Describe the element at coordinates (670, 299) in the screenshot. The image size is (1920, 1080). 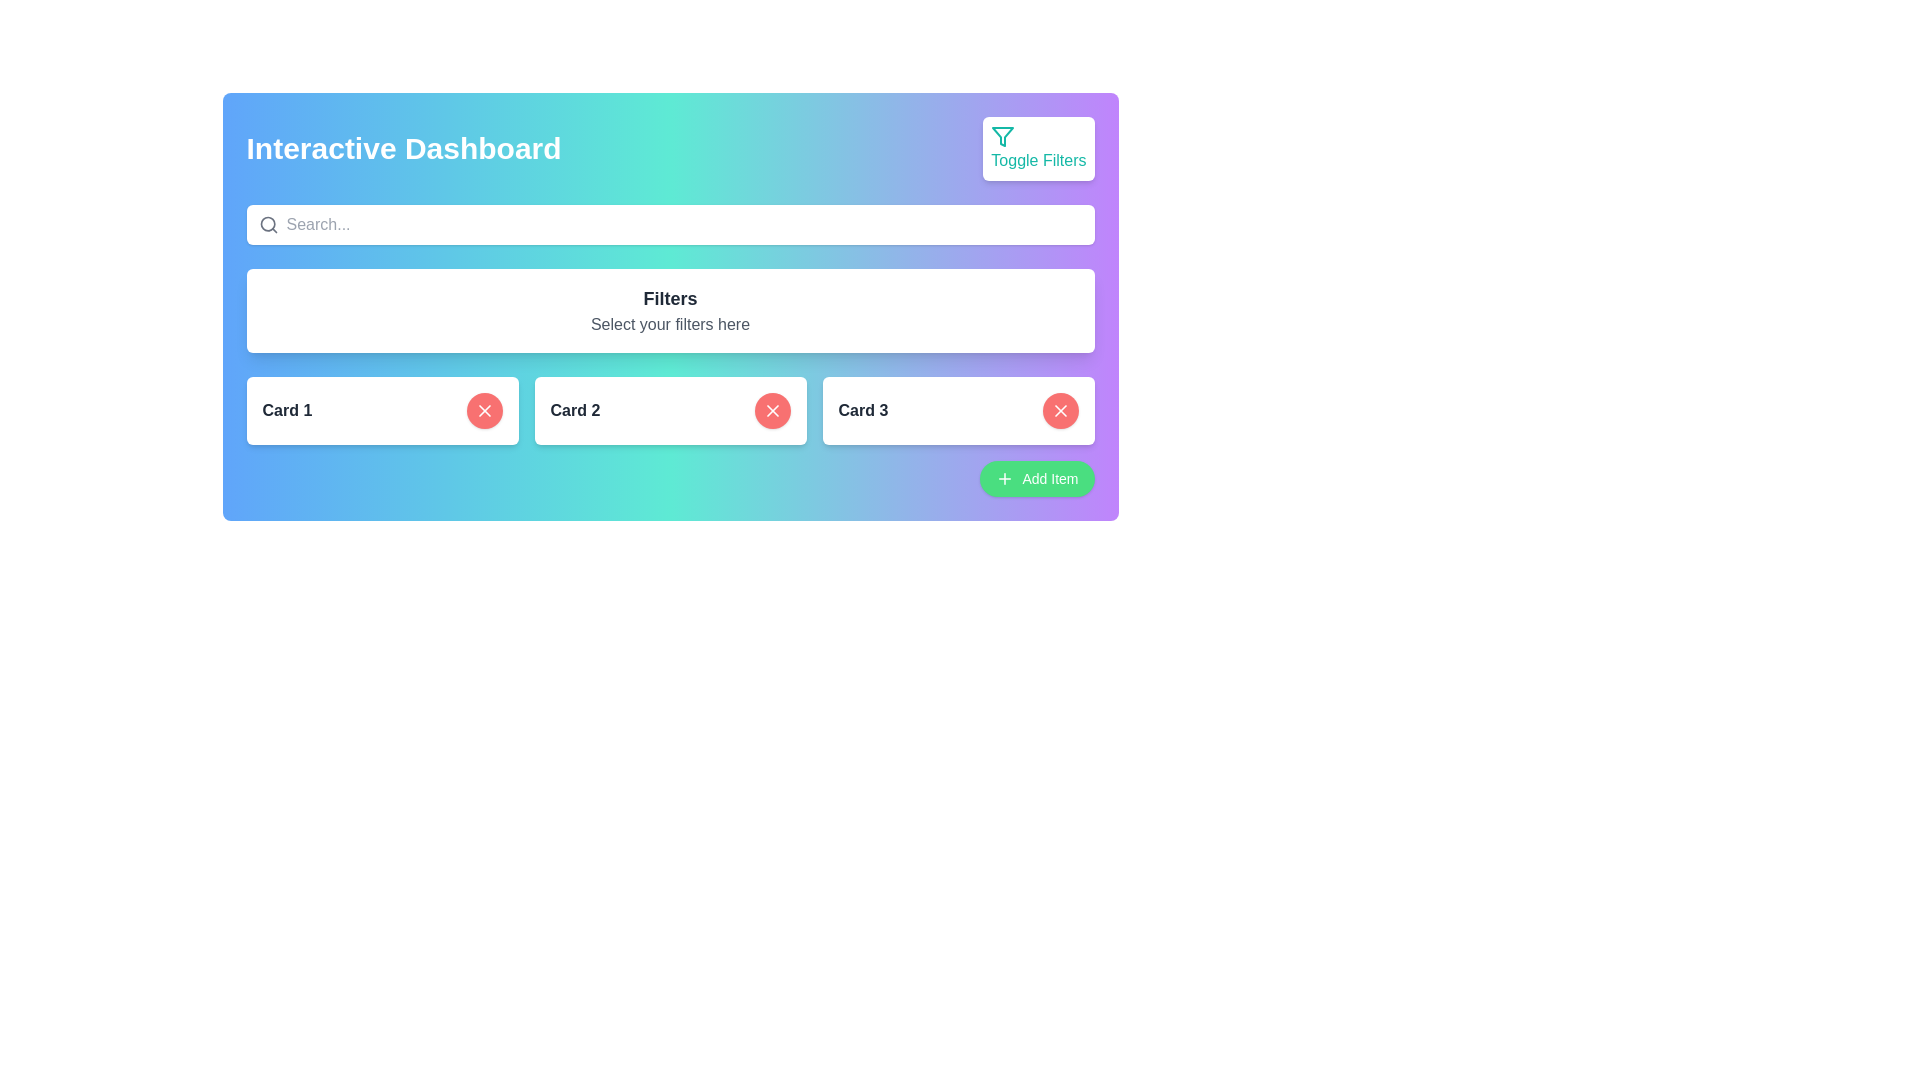
I see `the Text Label that indicates the filter section, positioned at the top-center of the white card component above the helper text 'Select your filters here.'` at that location.